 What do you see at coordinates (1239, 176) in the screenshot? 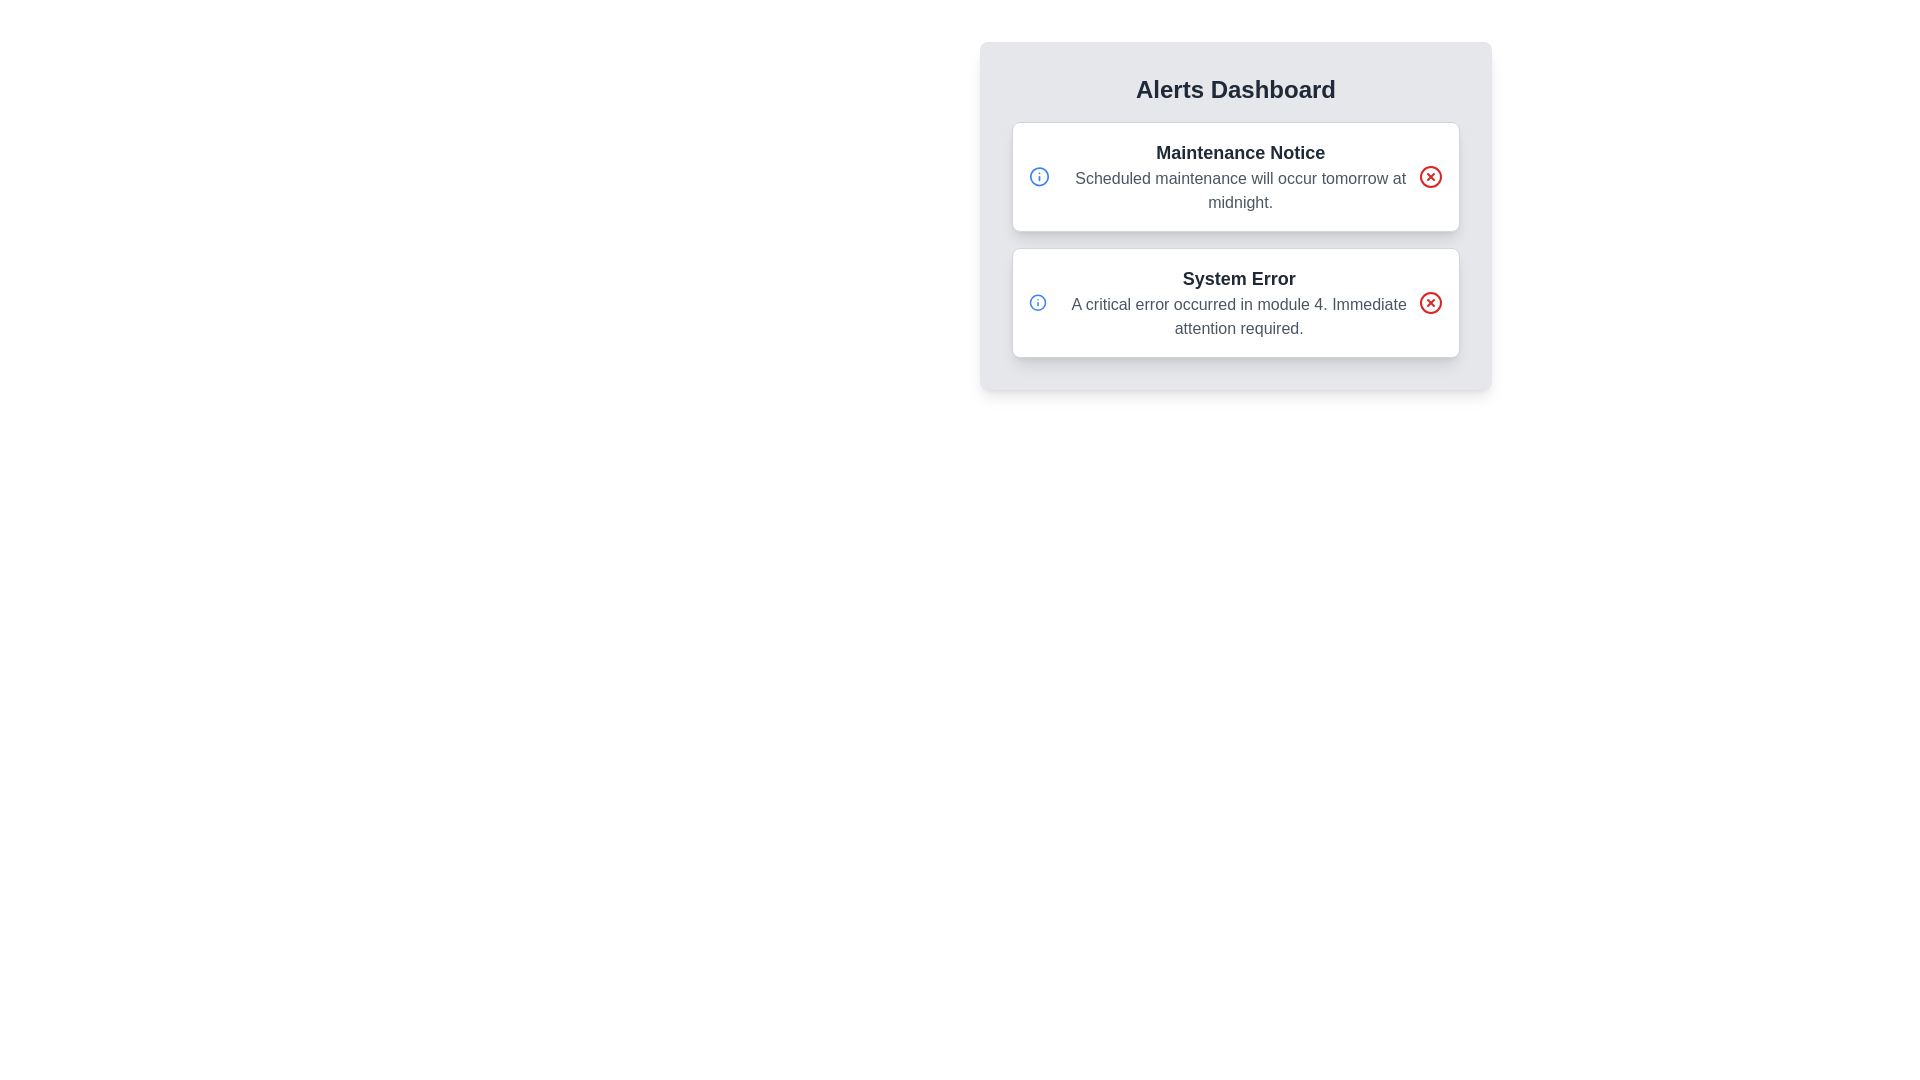
I see `the text block within the notification card that states 'Maintenance Notice', which is located below a blue information icon and above a red close icon in the Alerts Dashboard` at bounding box center [1239, 176].